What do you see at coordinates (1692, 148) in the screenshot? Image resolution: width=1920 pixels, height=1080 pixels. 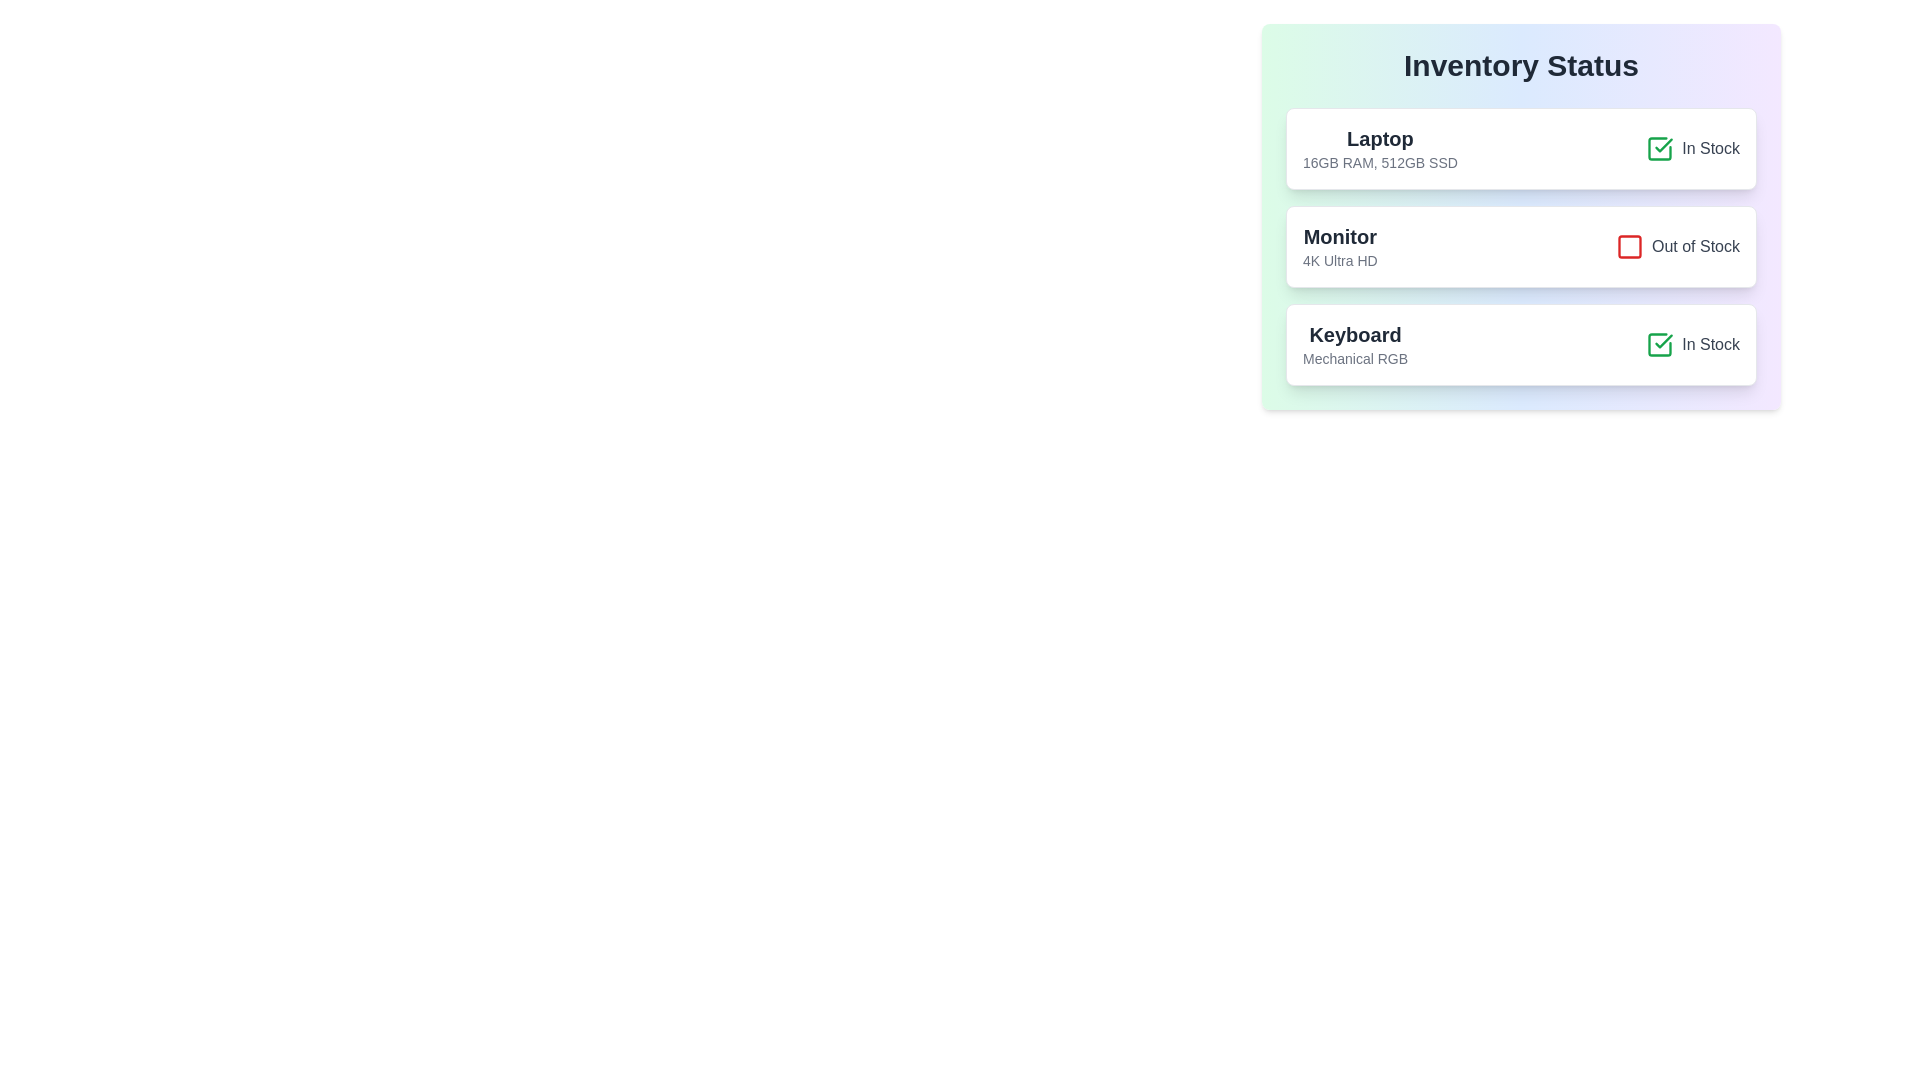 I see `the green checkmark label indicating 'In Stock' located to the right of the 'Laptop' label in the inventory status list` at bounding box center [1692, 148].